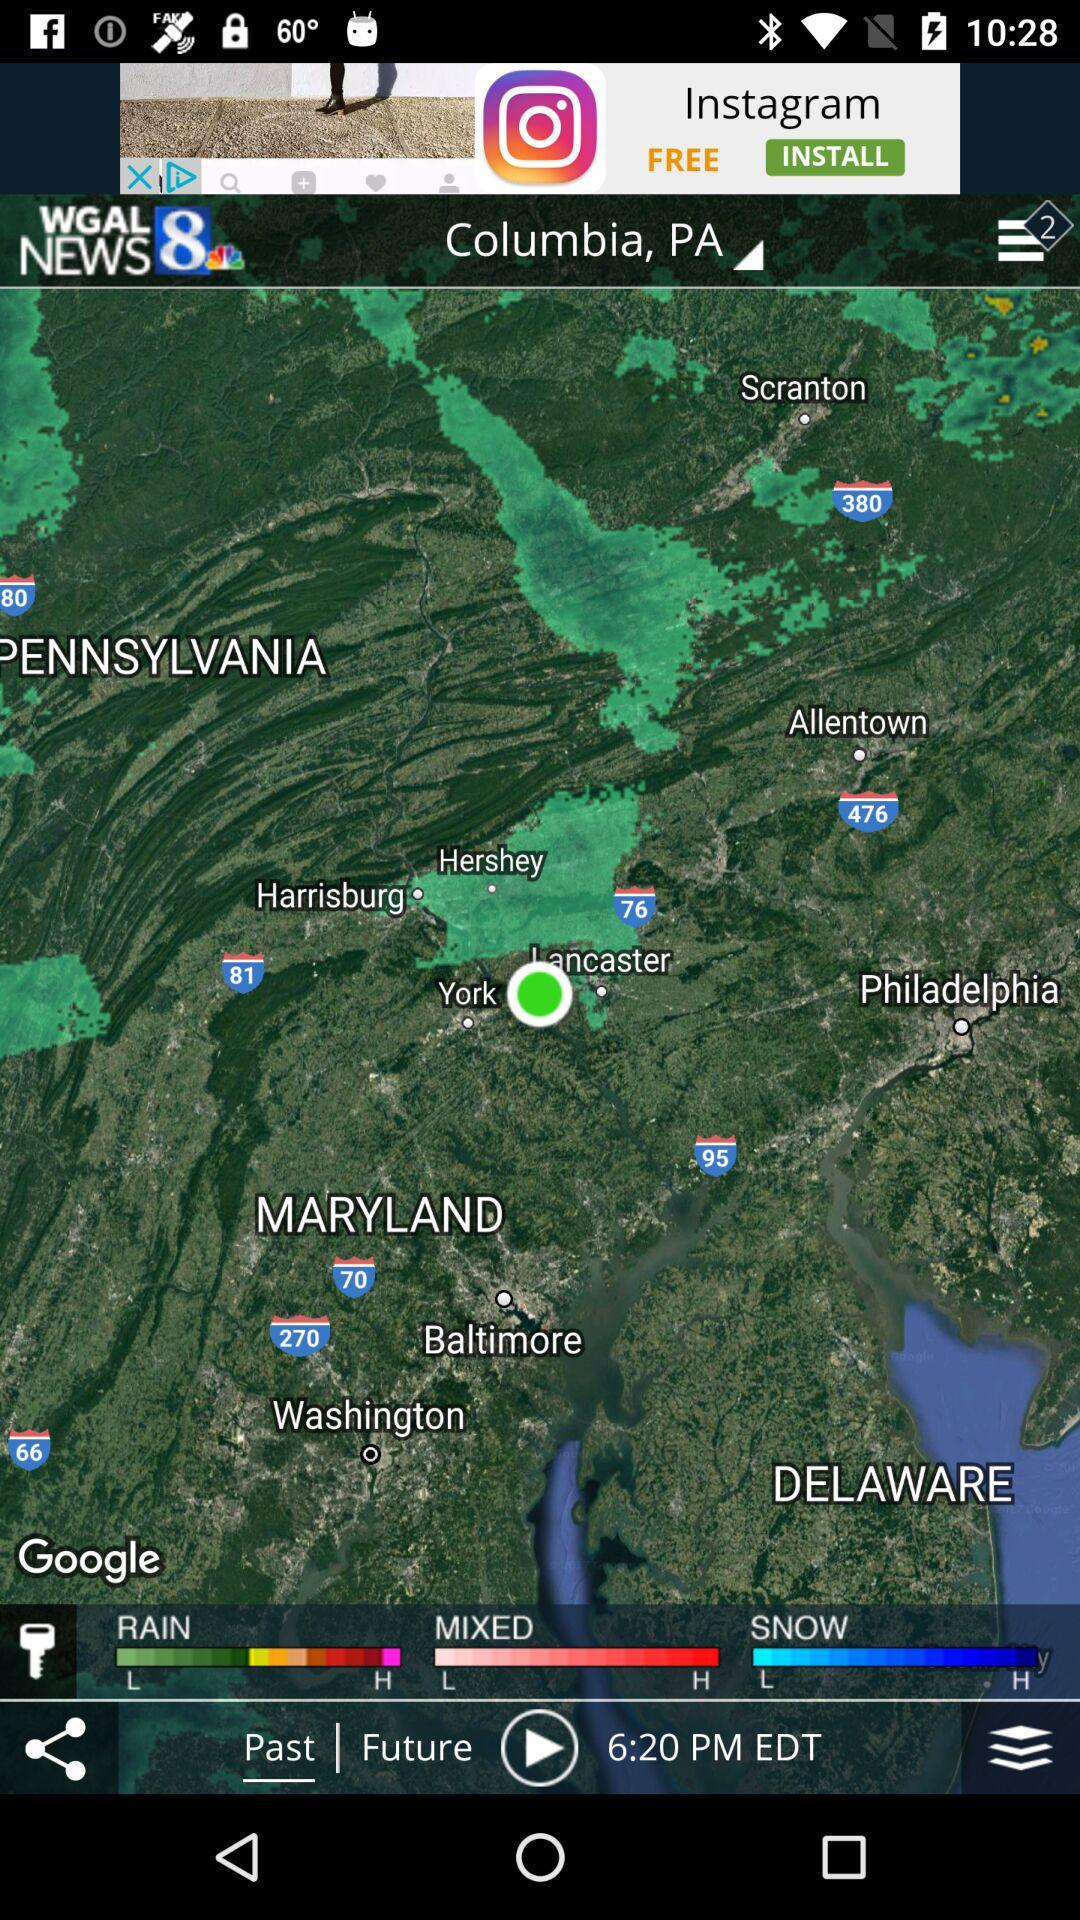 The height and width of the screenshot is (1920, 1080). What do you see at coordinates (131, 240) in the screenshot?
I see `the icon next to columbia, pa` at bounding box center [131, 240].